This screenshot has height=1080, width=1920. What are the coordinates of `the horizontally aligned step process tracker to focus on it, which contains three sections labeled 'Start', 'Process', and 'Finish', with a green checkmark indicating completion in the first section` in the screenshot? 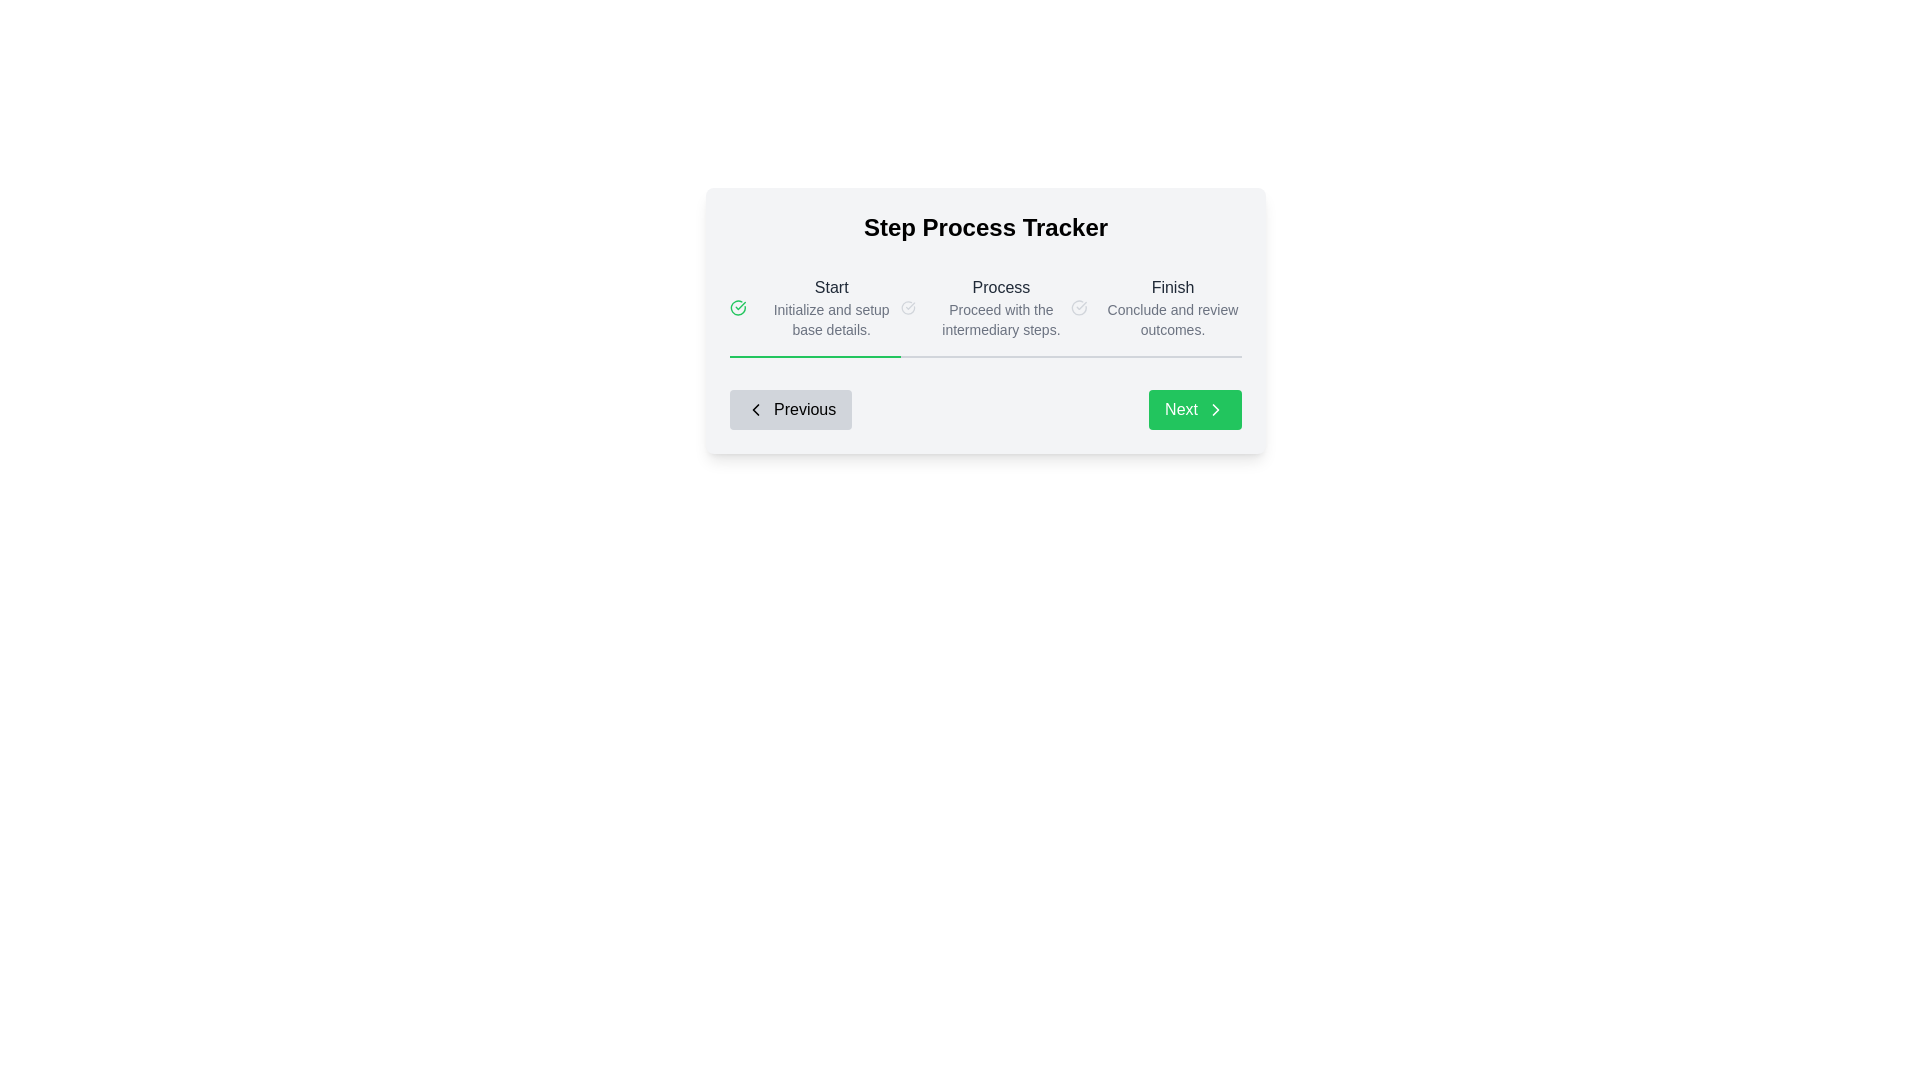 It's located at (985, 308).